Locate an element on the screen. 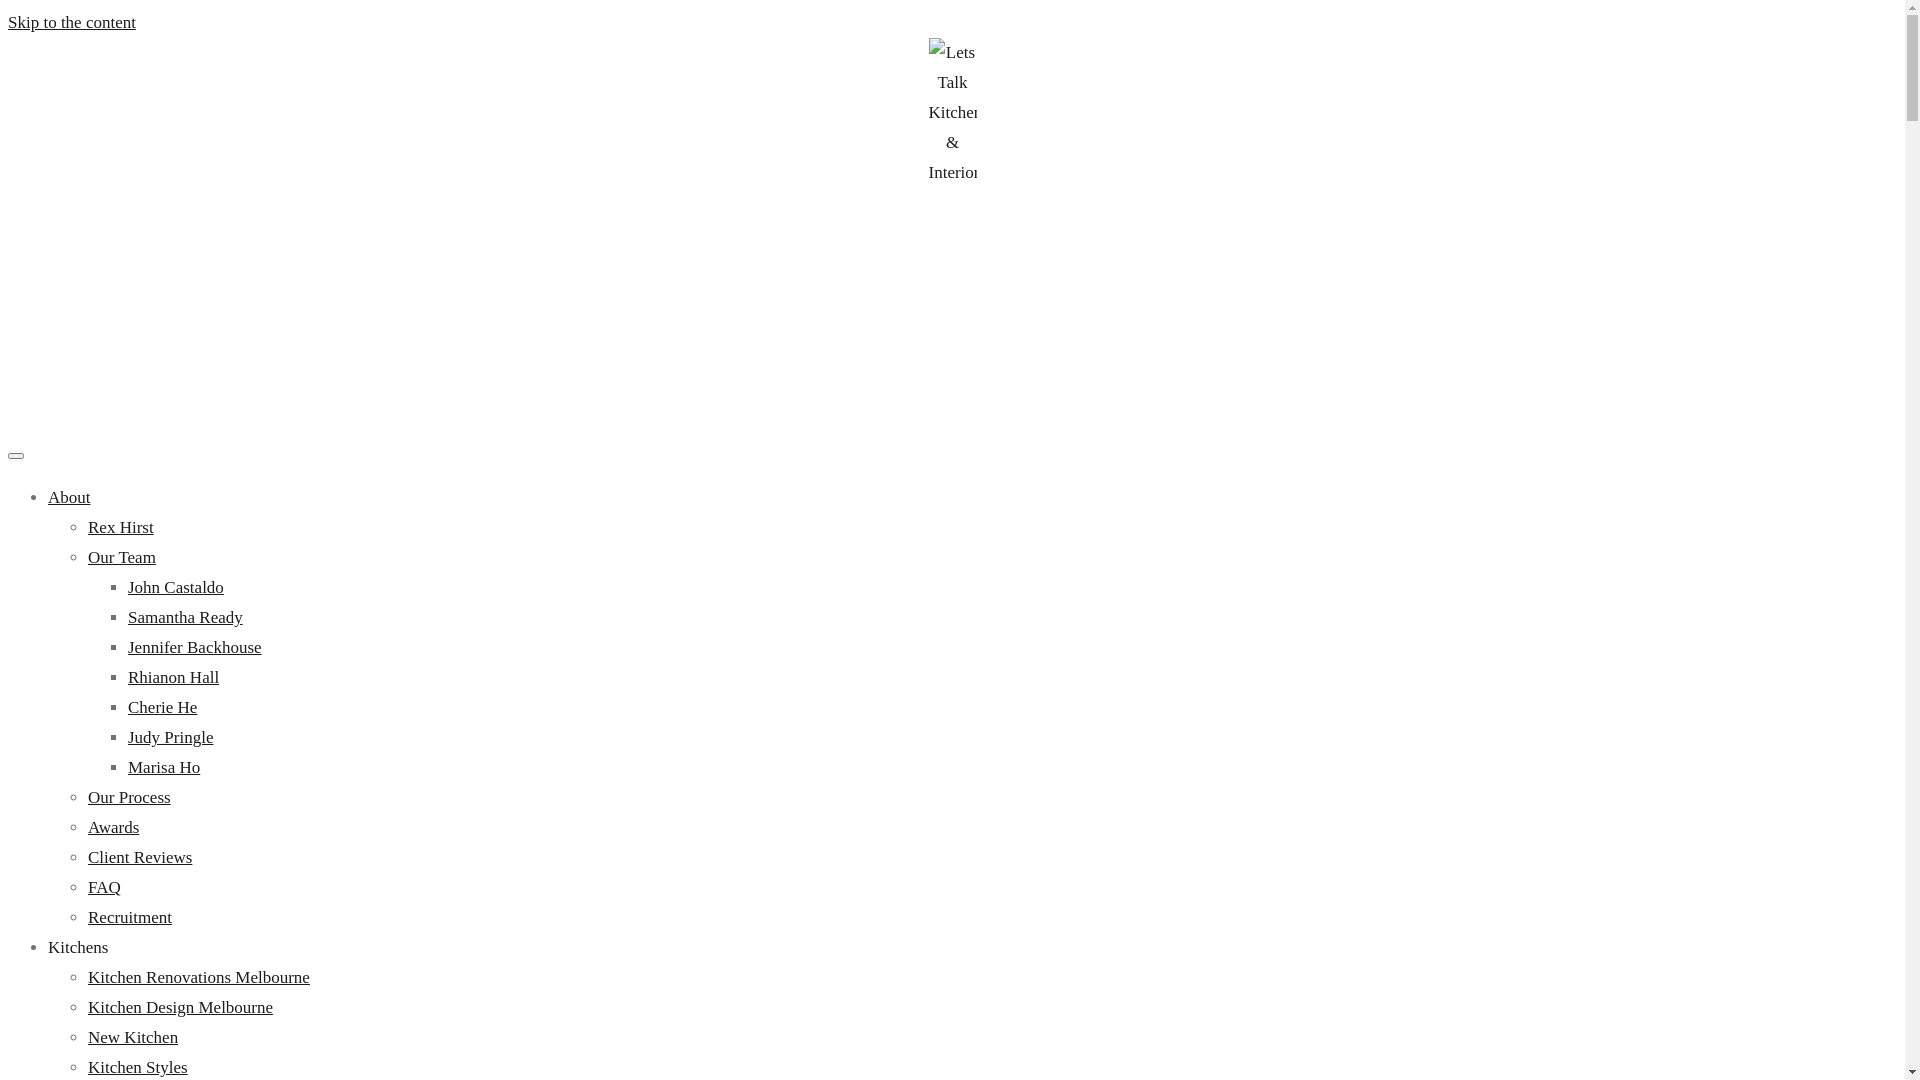 The width and height of the screenshot is (1920, 1080). 'Kitchen Design Melbourne' is located at coordinates (180, 1007).